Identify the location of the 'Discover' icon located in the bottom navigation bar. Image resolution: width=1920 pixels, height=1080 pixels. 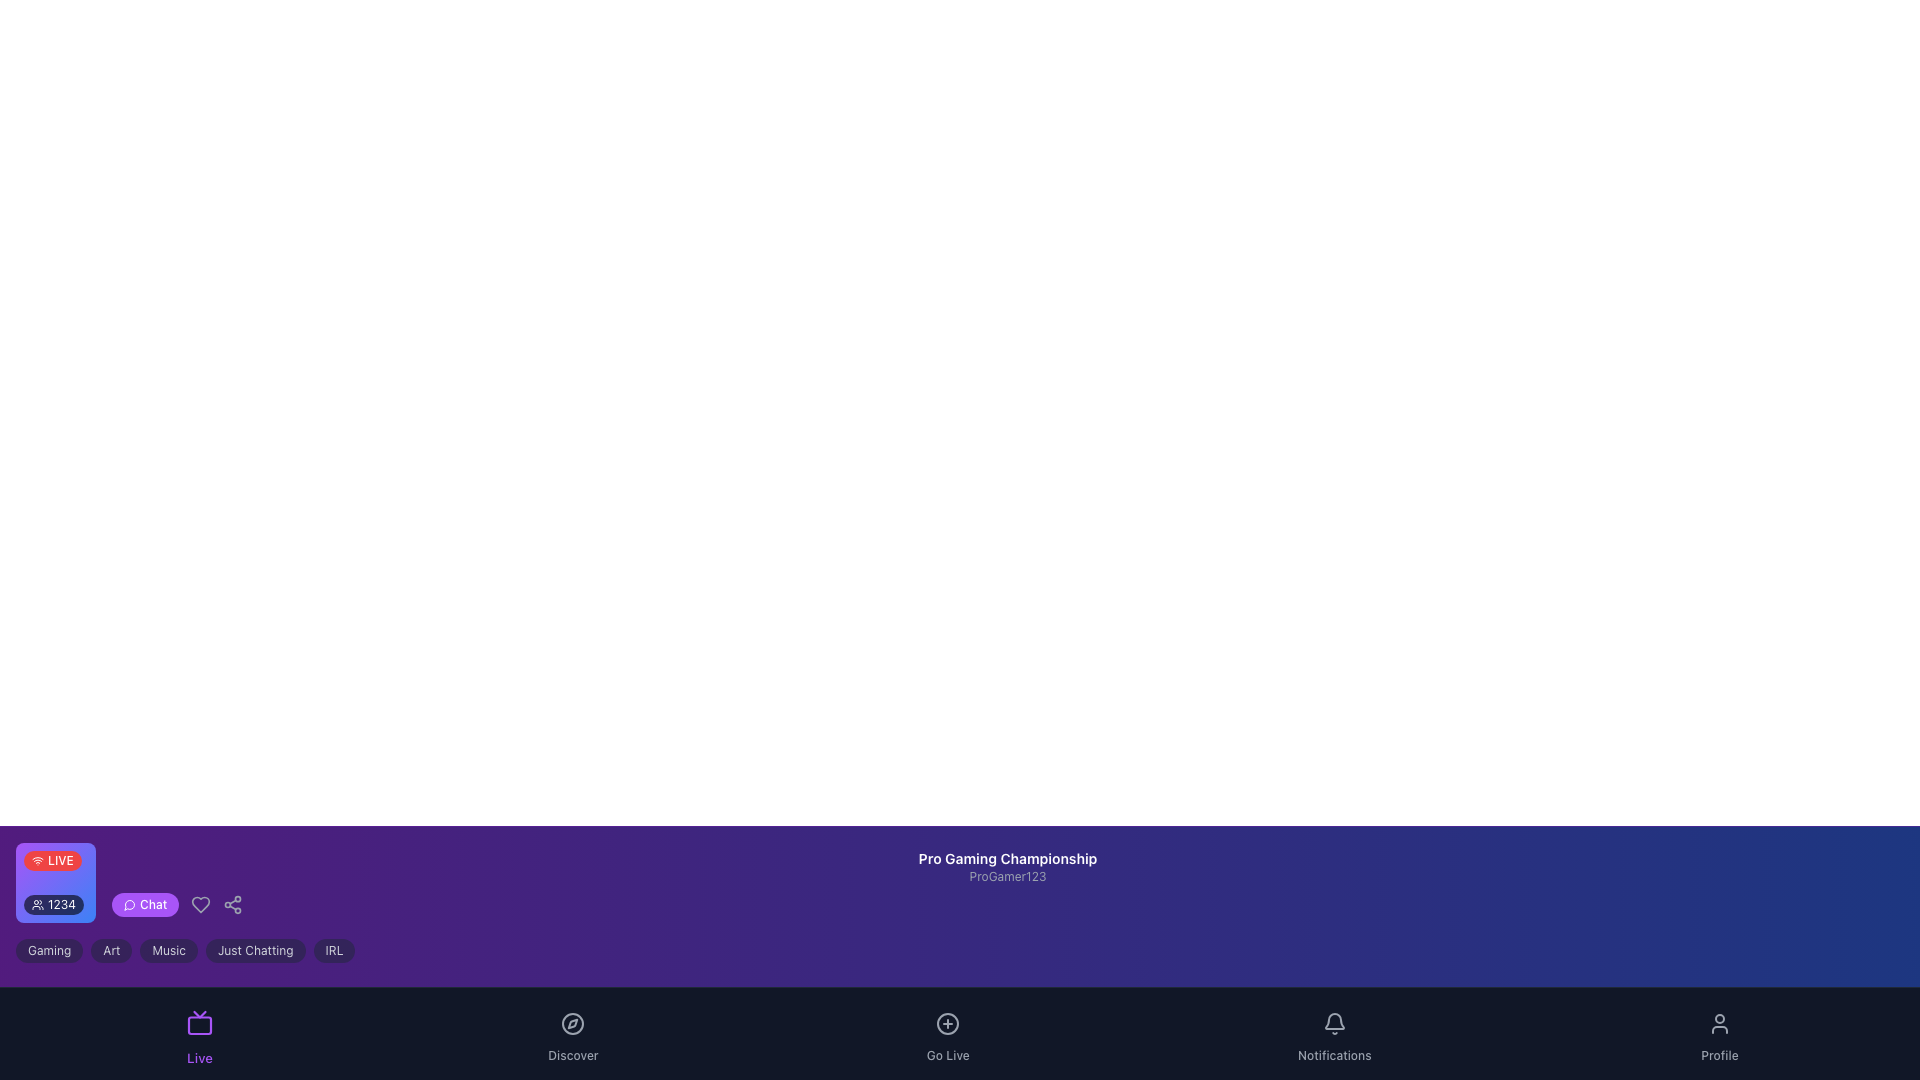
(572, 1023).